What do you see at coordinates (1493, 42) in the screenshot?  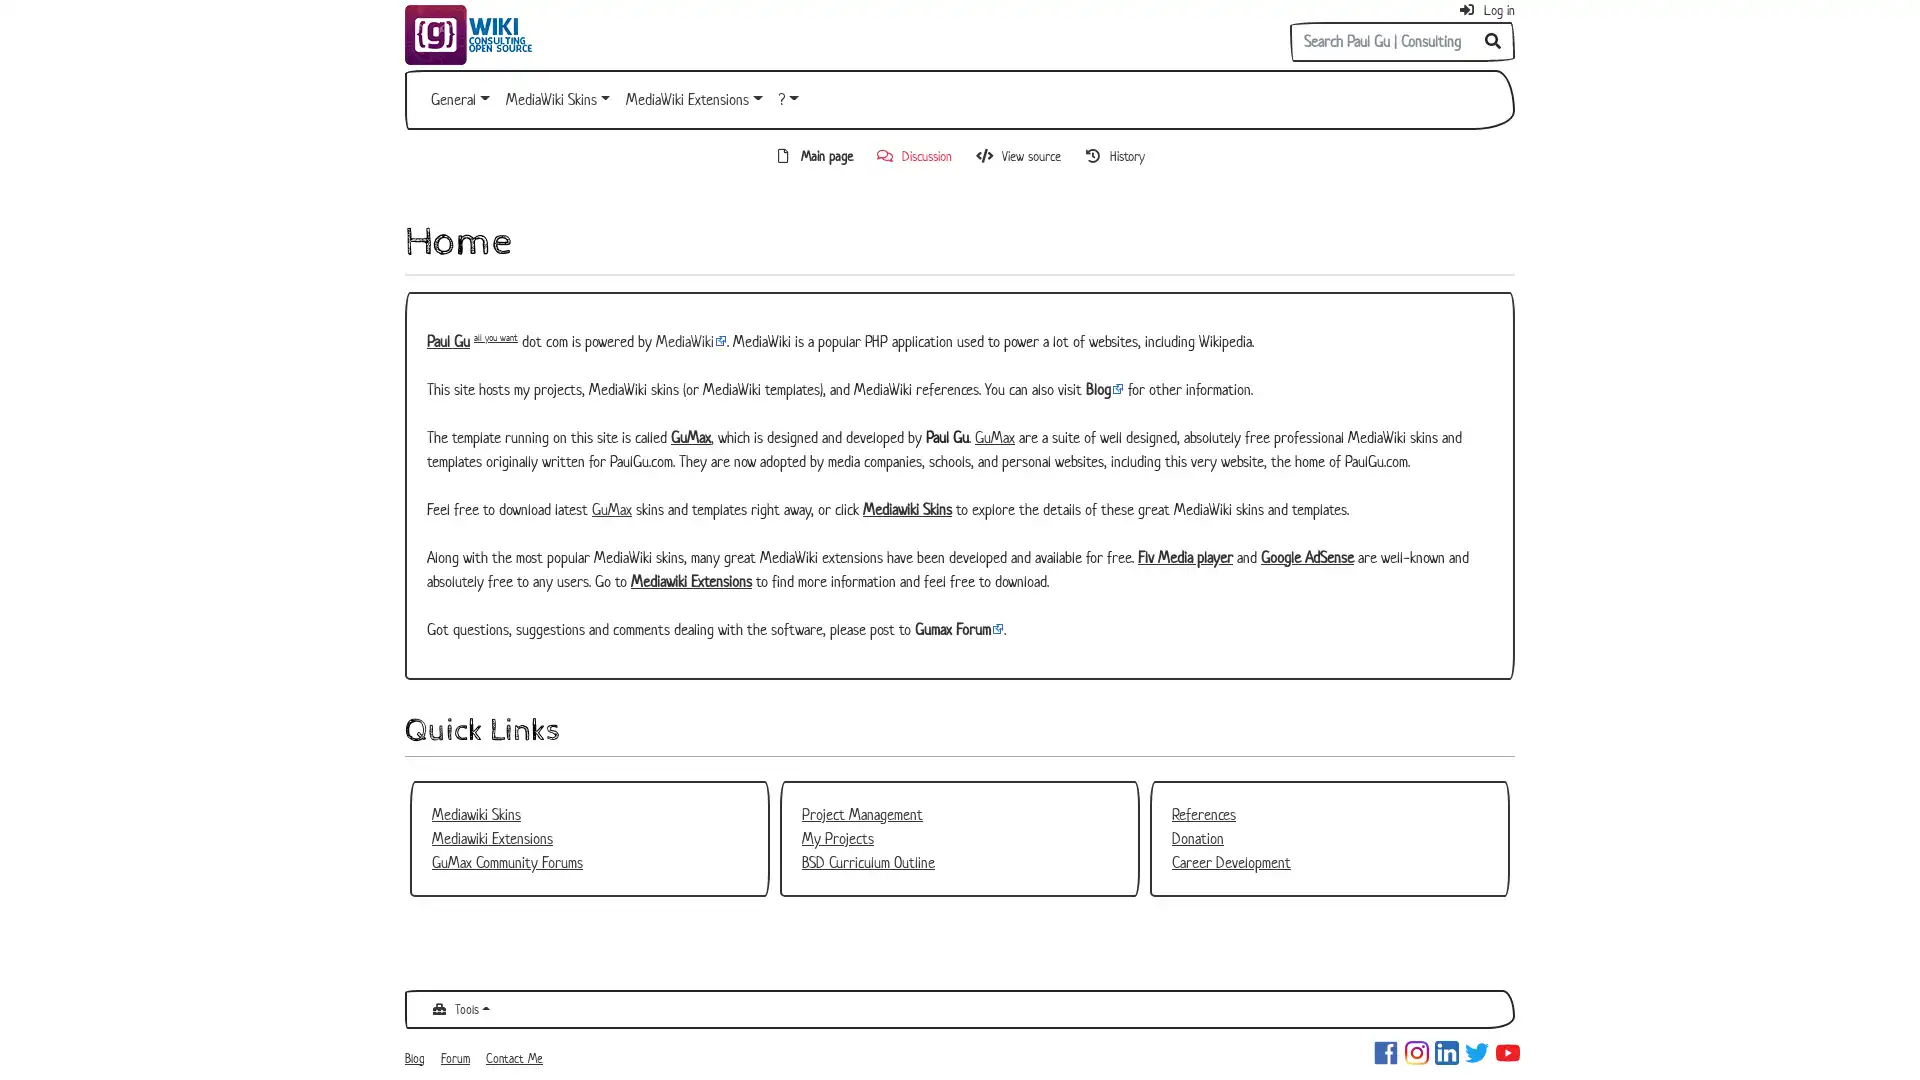 I see `Go to page` at bounding box center [1493, 42].